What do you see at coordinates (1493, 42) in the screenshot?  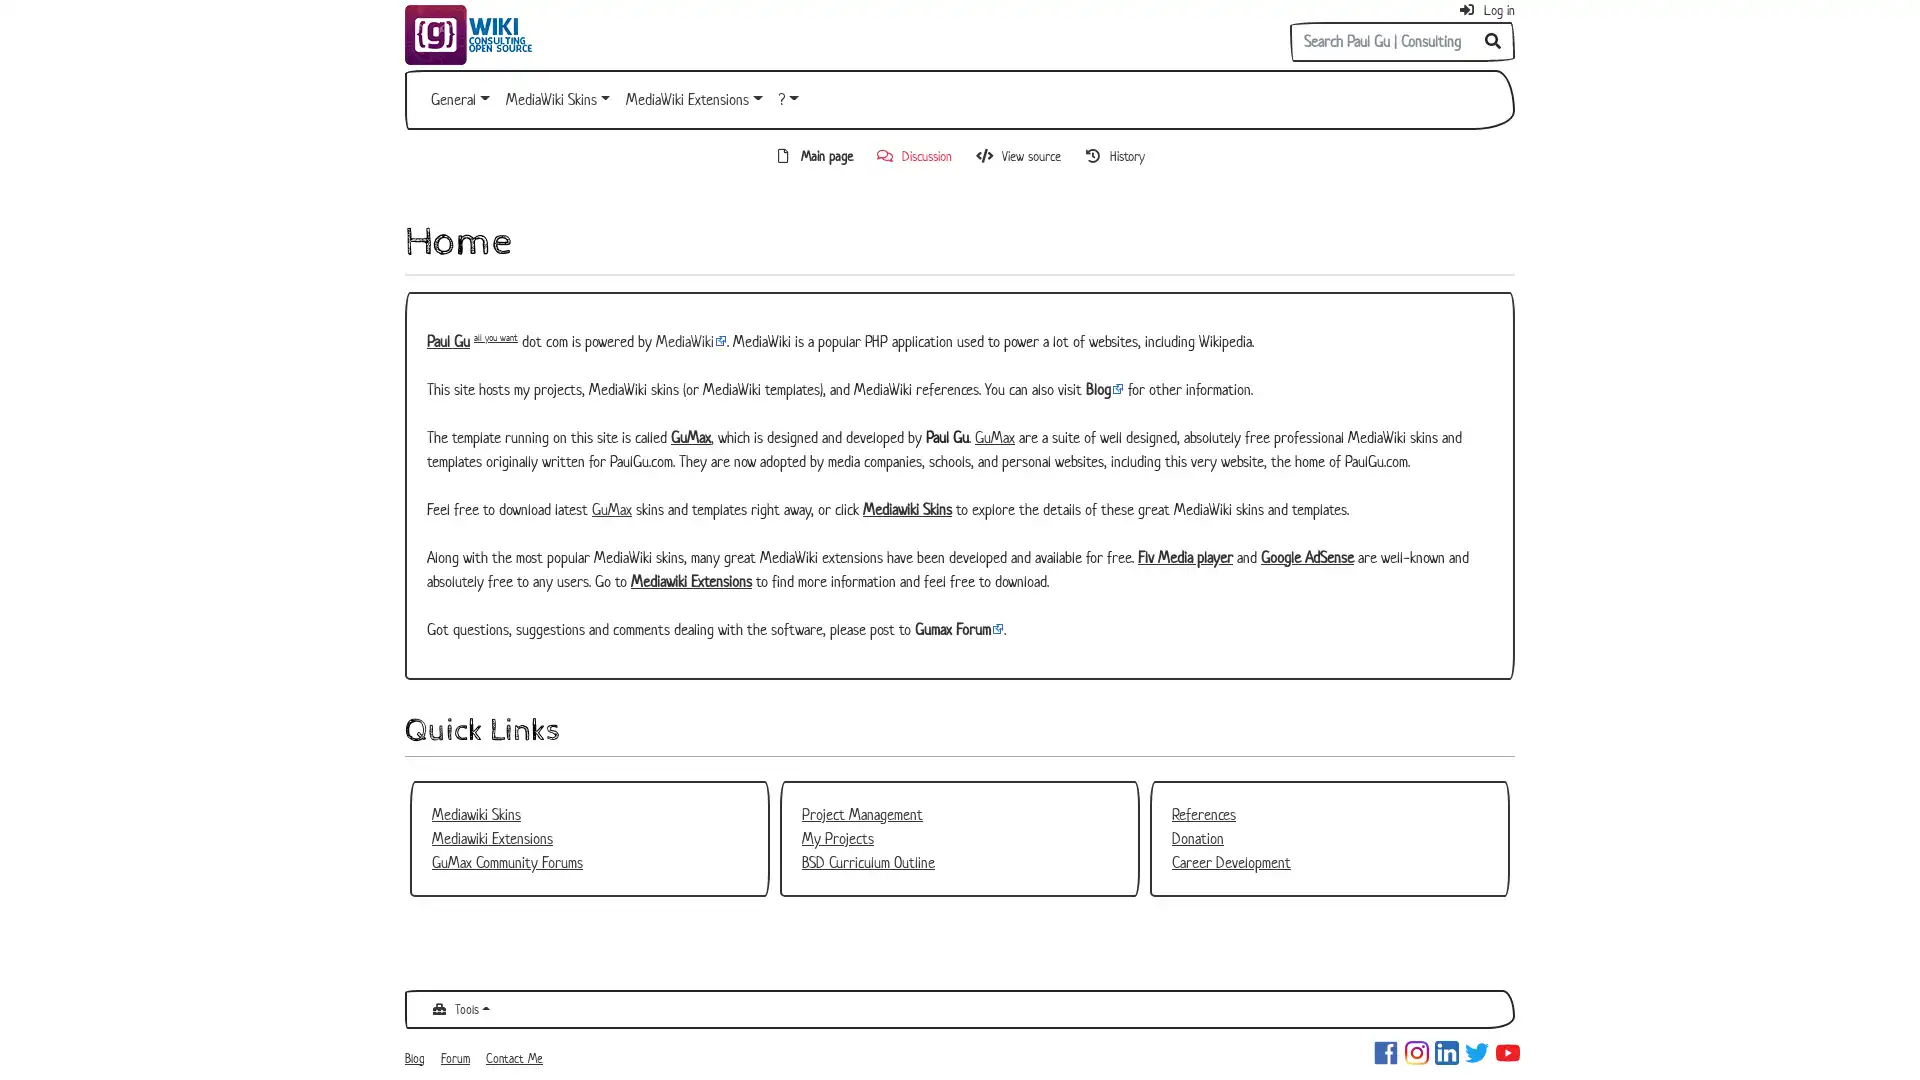 I see `Go to page` at bounding box center [1493, 42].